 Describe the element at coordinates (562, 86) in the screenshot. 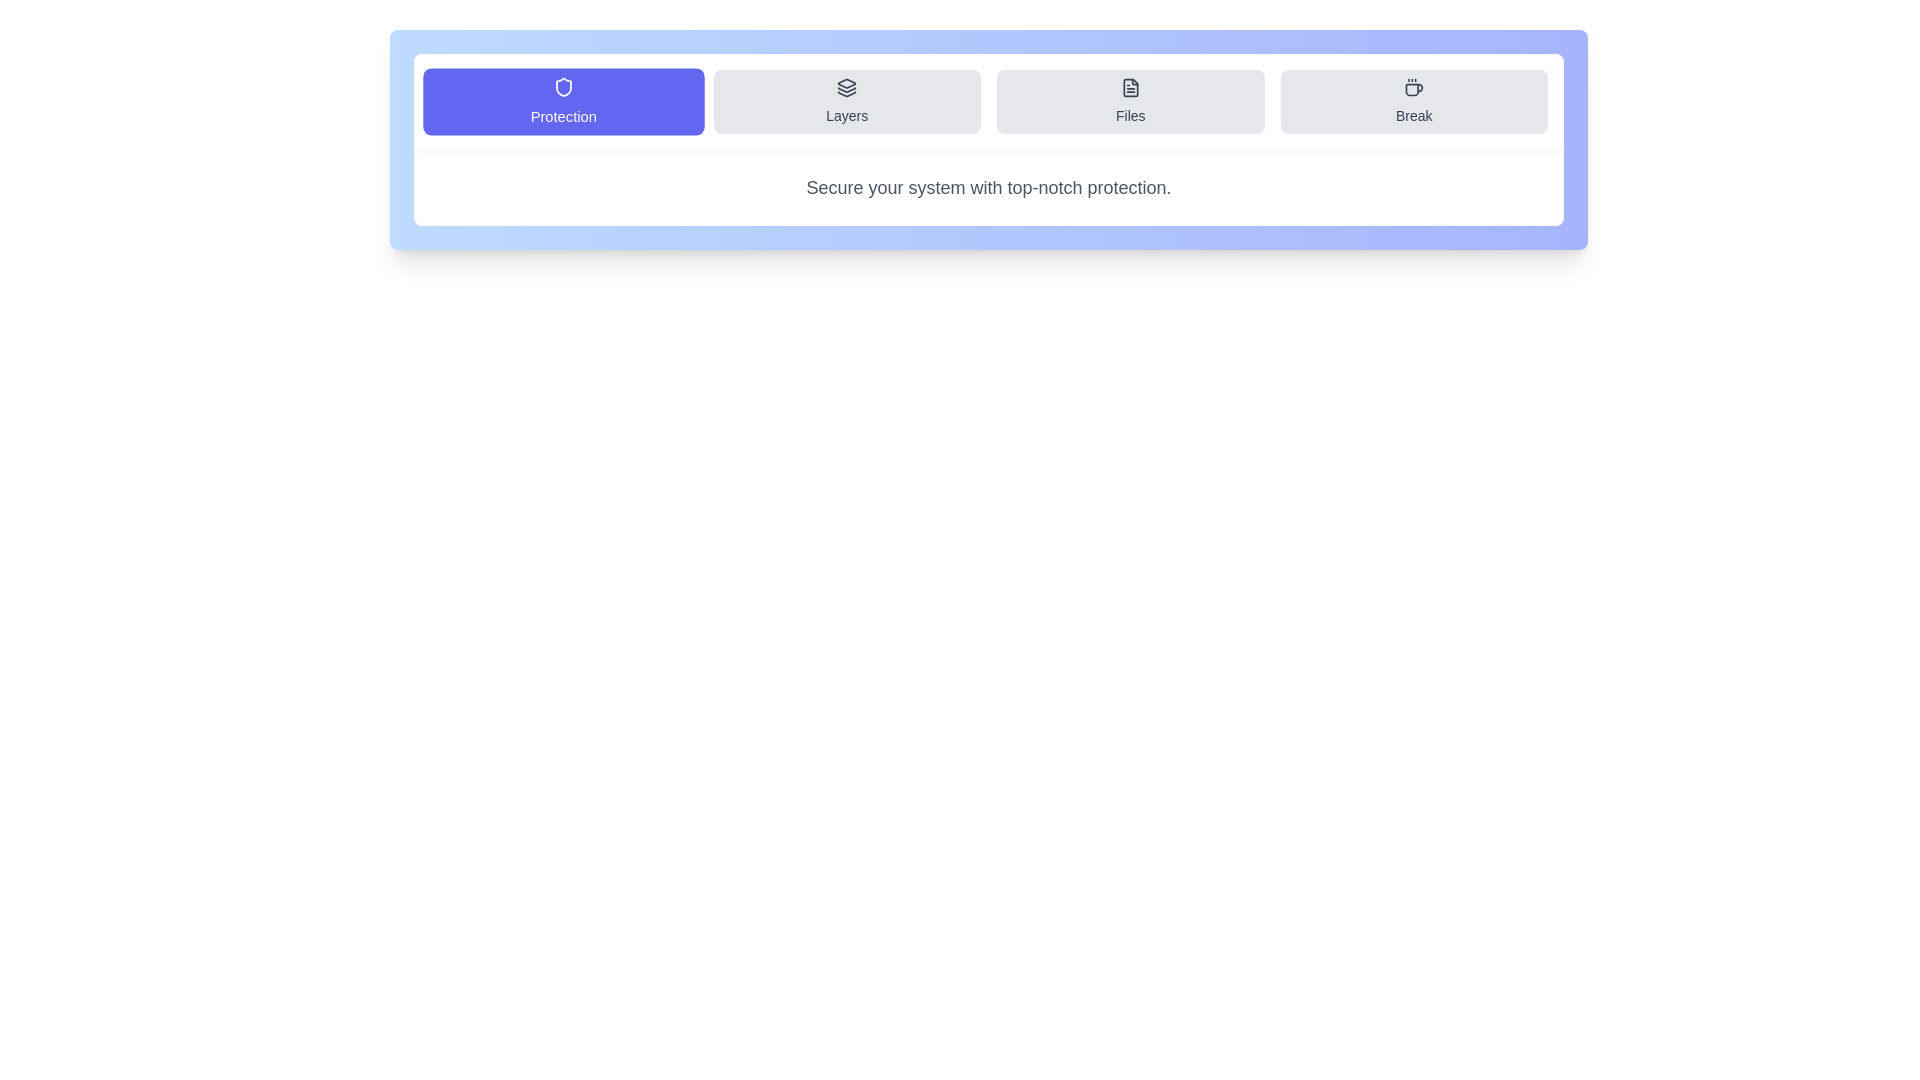

I see `the icon of the Protection tab` at that location.